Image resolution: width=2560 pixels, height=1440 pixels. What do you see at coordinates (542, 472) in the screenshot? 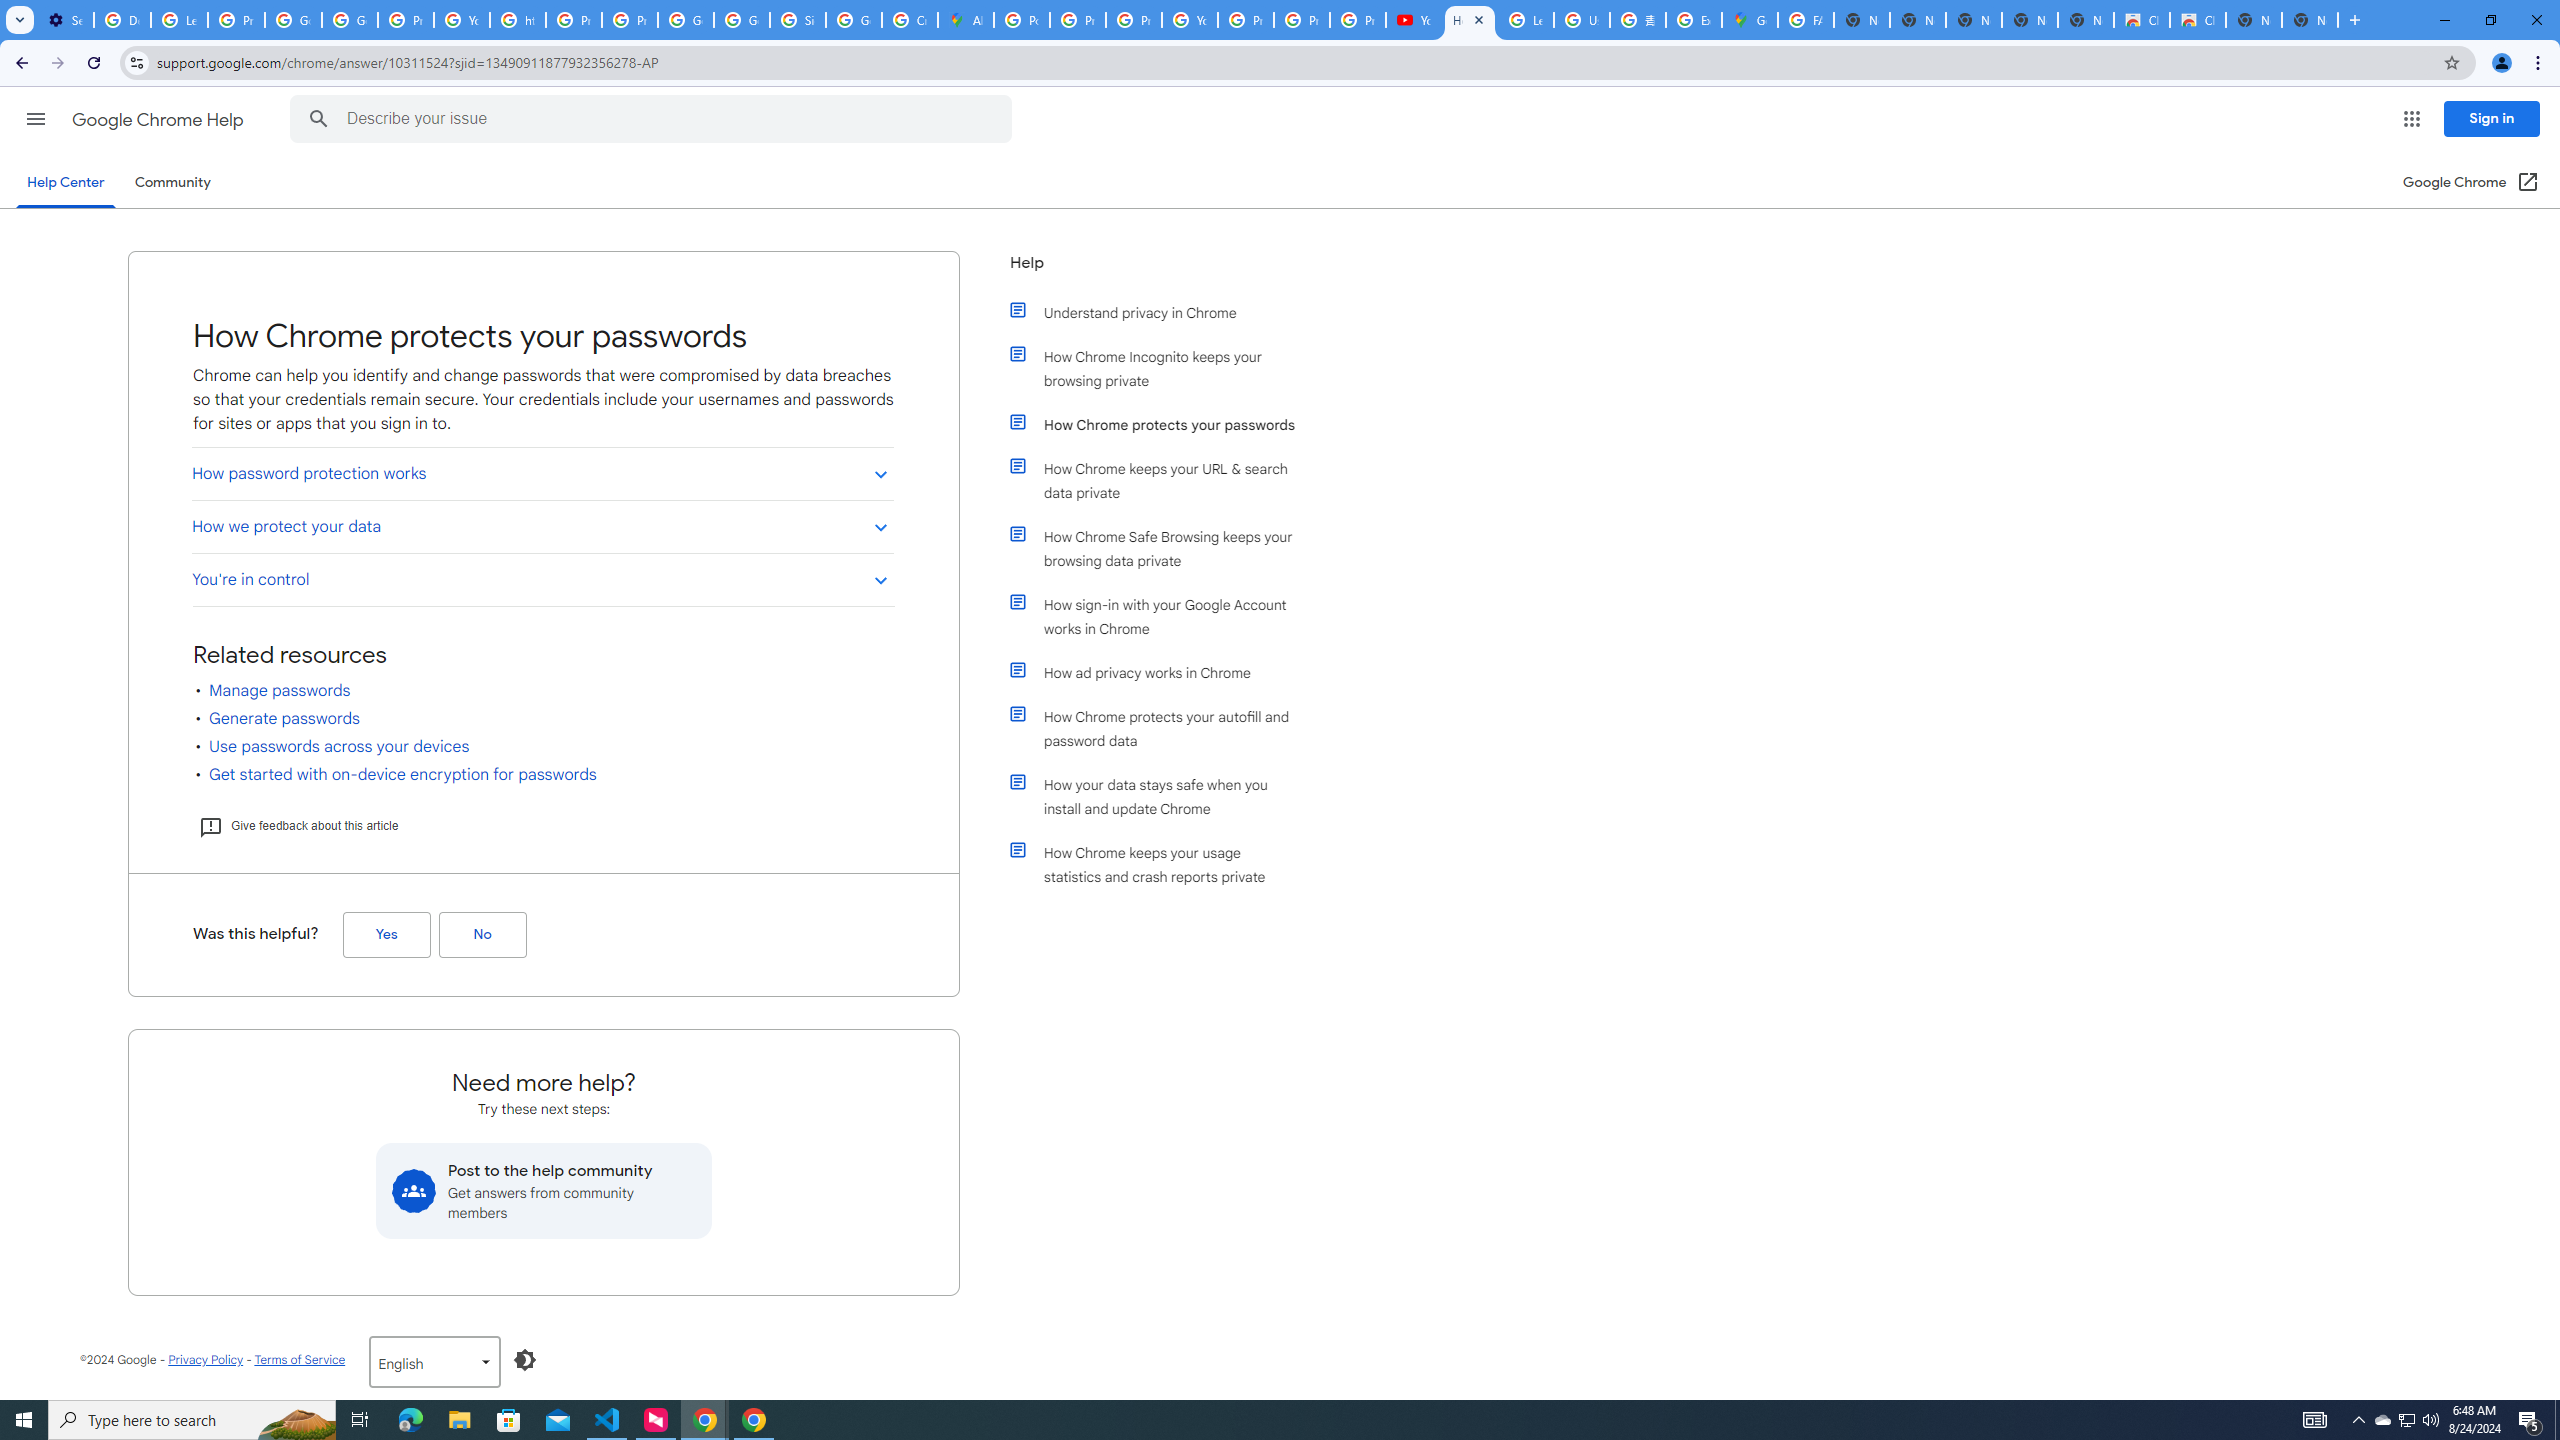
I see `'How password protection works'` at bounding box center [542, 472].